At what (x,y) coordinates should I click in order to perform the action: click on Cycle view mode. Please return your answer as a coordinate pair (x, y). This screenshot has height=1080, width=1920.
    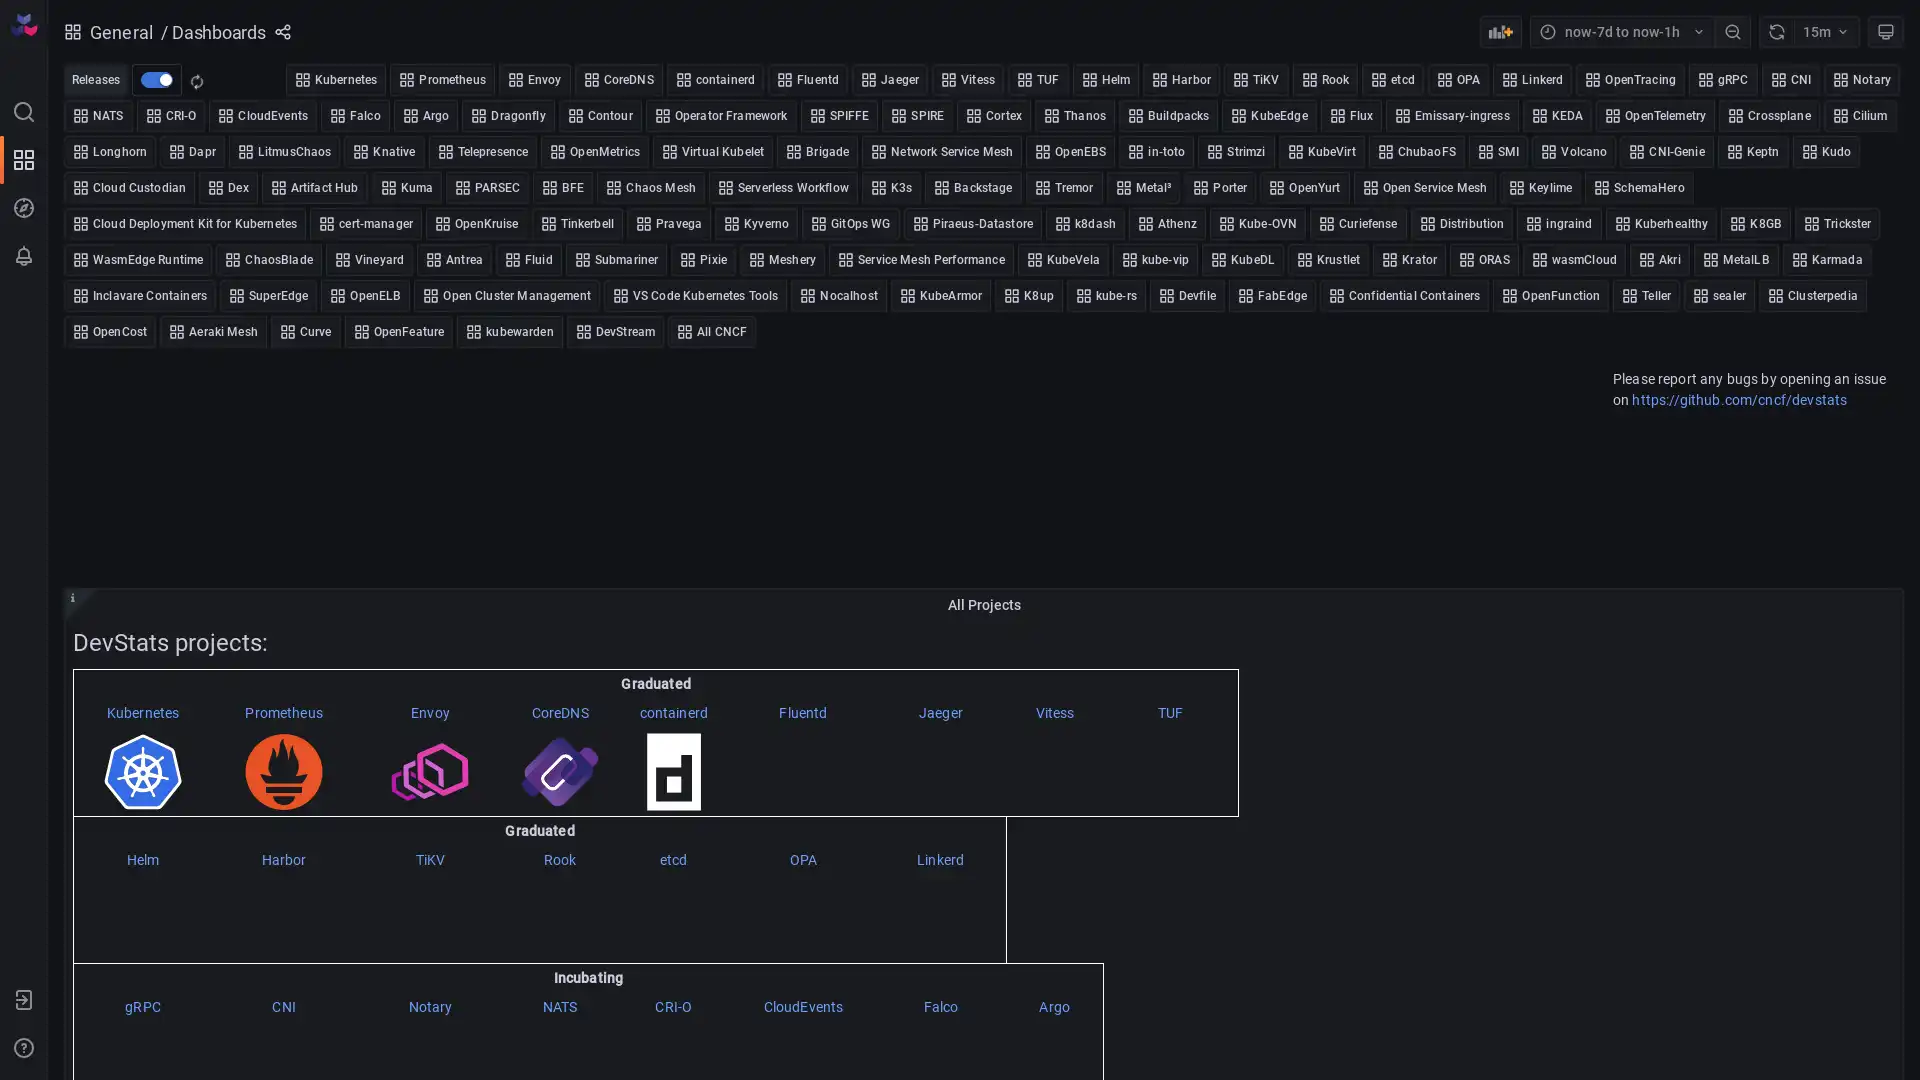
    Looking at the image, I should click on (1885, 31).